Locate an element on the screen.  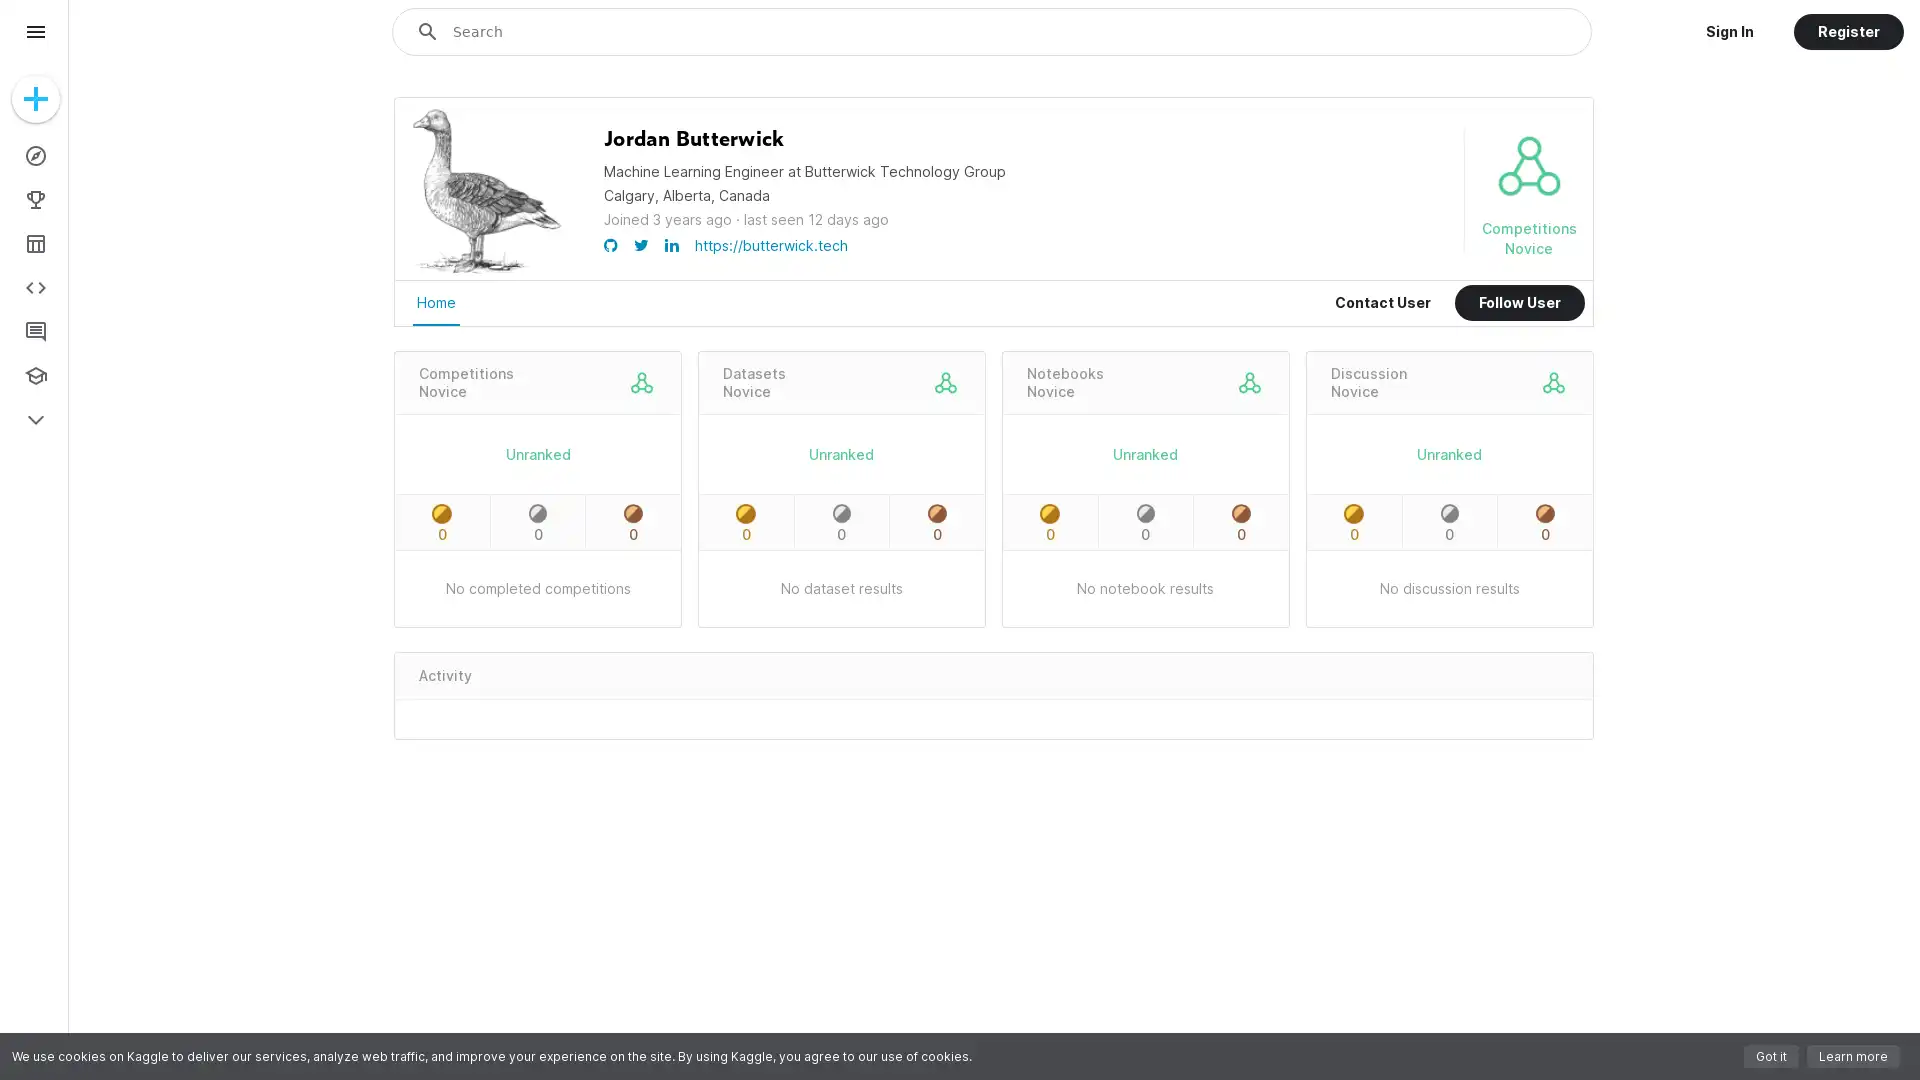
menu is located at coordinates (35, 31).